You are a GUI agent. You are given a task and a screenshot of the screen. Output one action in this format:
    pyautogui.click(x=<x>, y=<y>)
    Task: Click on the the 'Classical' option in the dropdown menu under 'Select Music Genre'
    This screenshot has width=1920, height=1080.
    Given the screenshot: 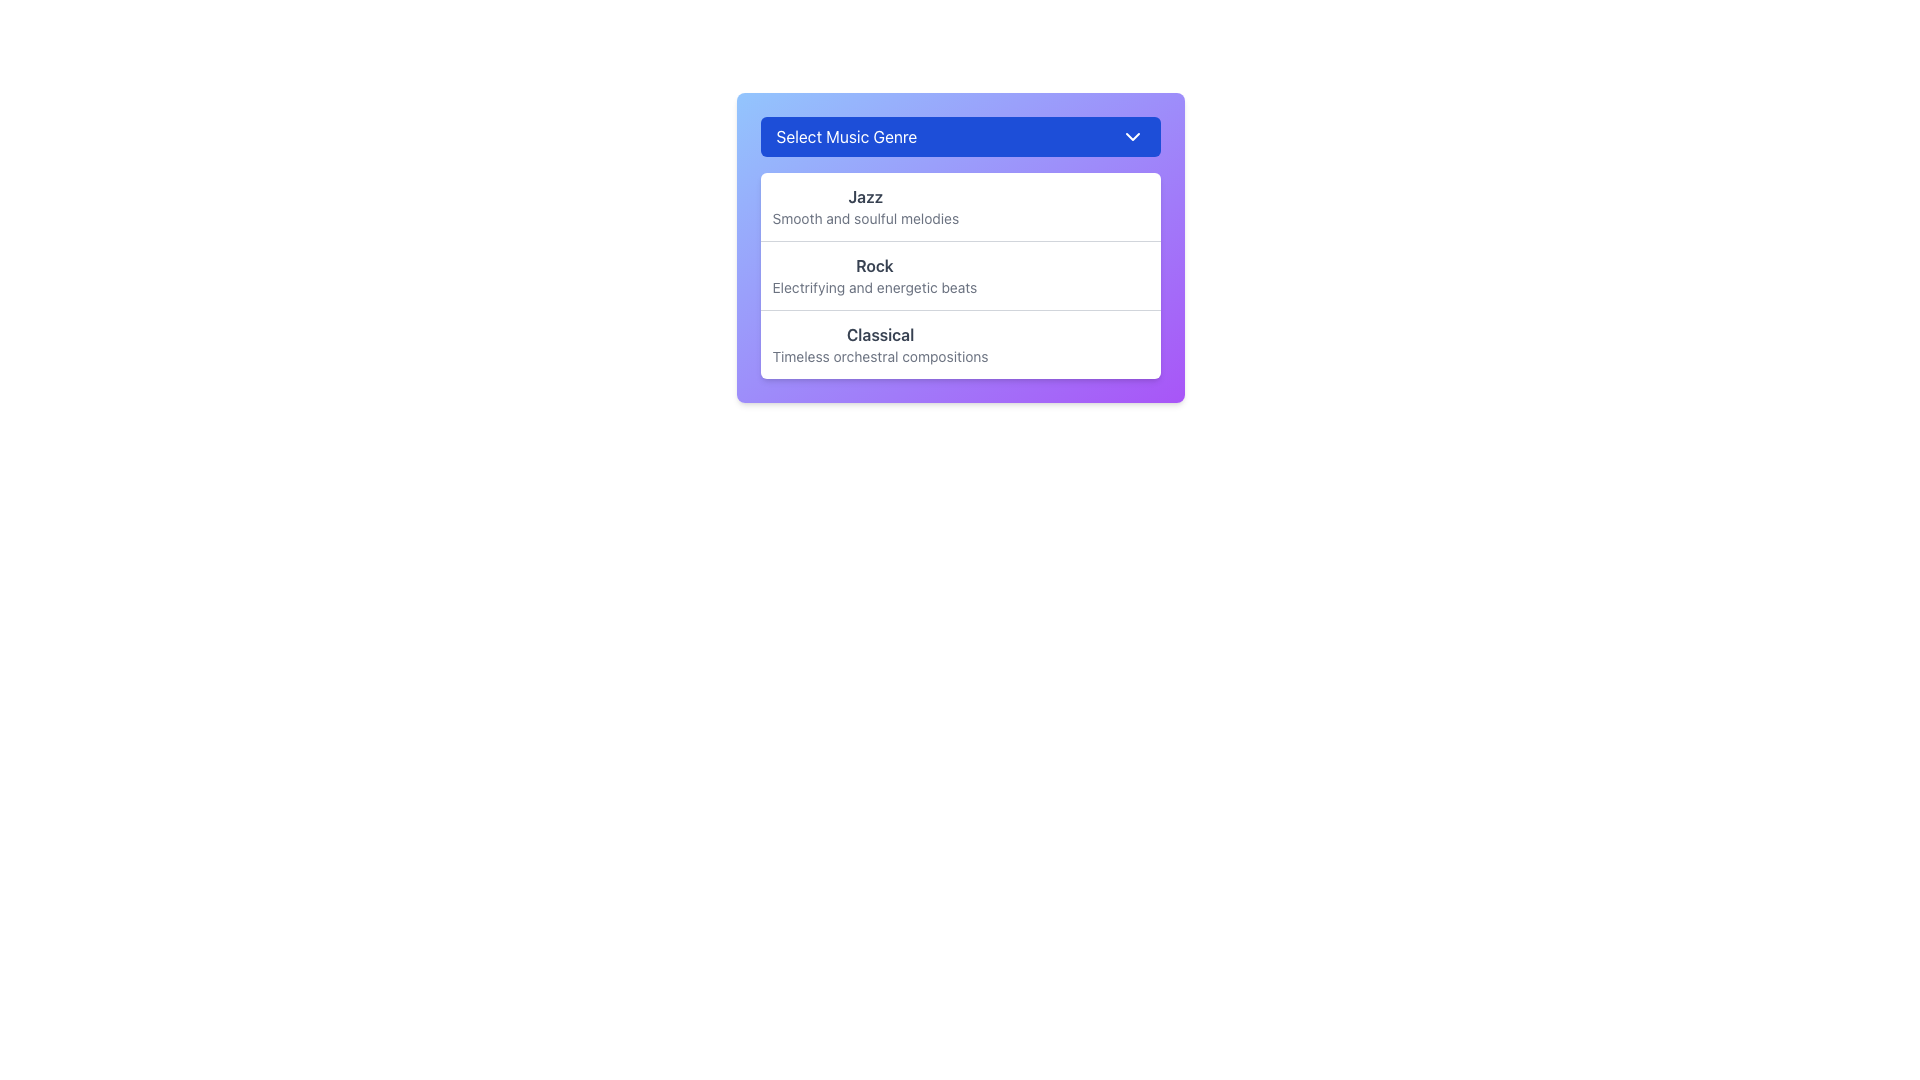 What is the action you would take?
    pyautogui.click(x=960, y=343)
    